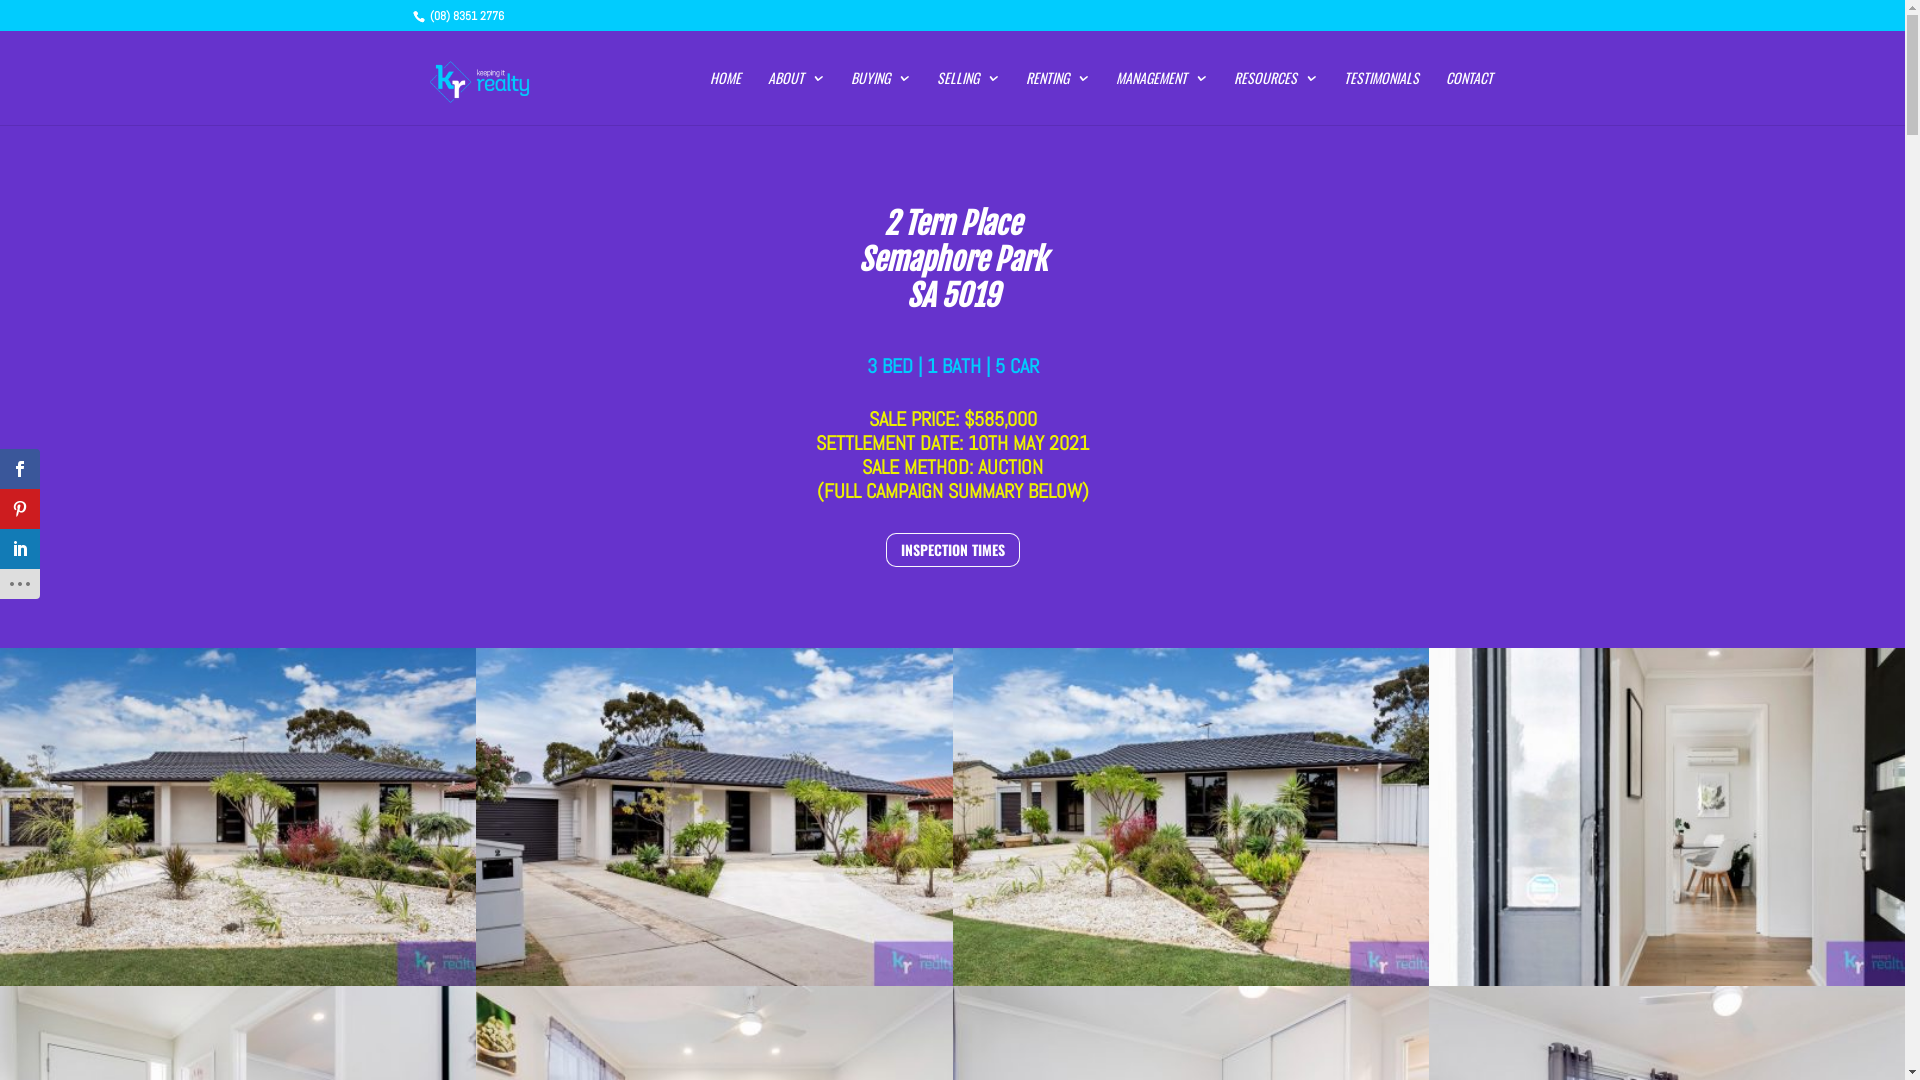  I want to click on 'MANAGEMENT', so click(1161, 97).